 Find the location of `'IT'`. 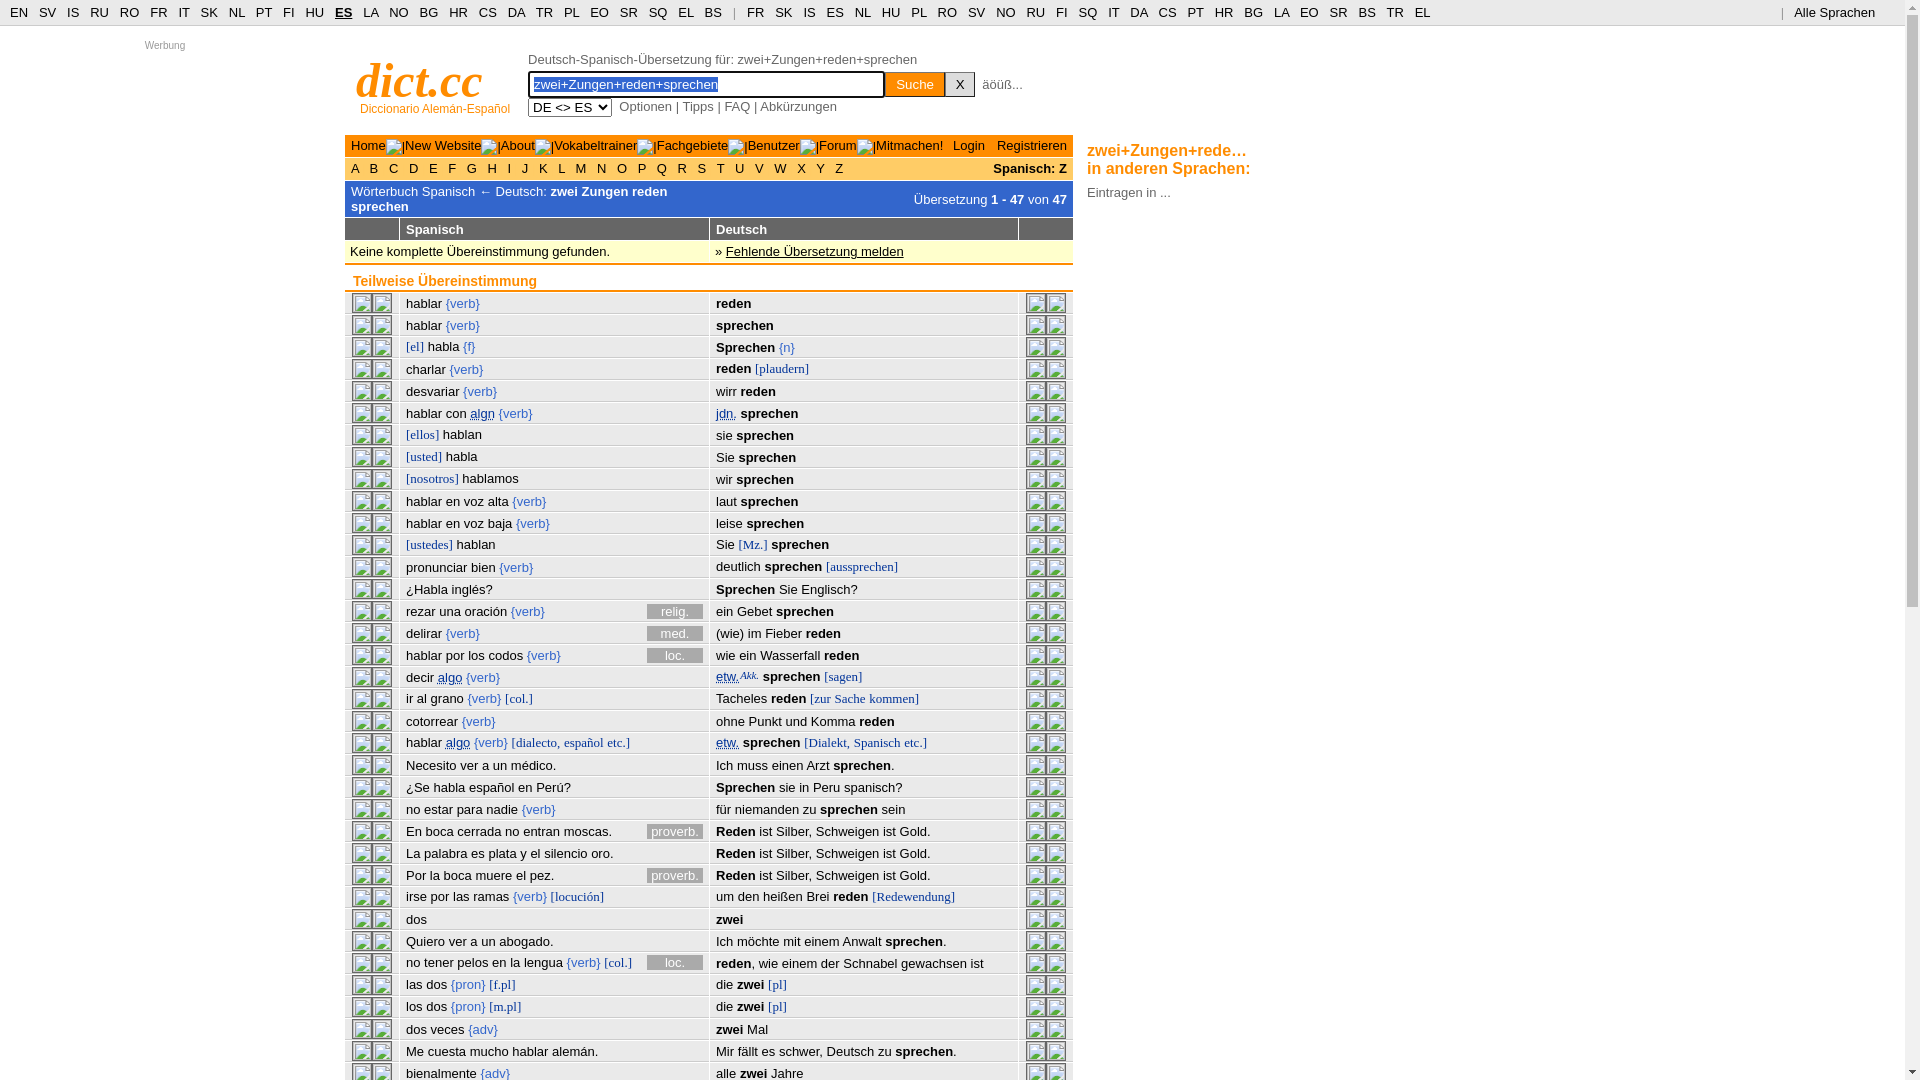

'IT' is located at coordinates (183, 12).